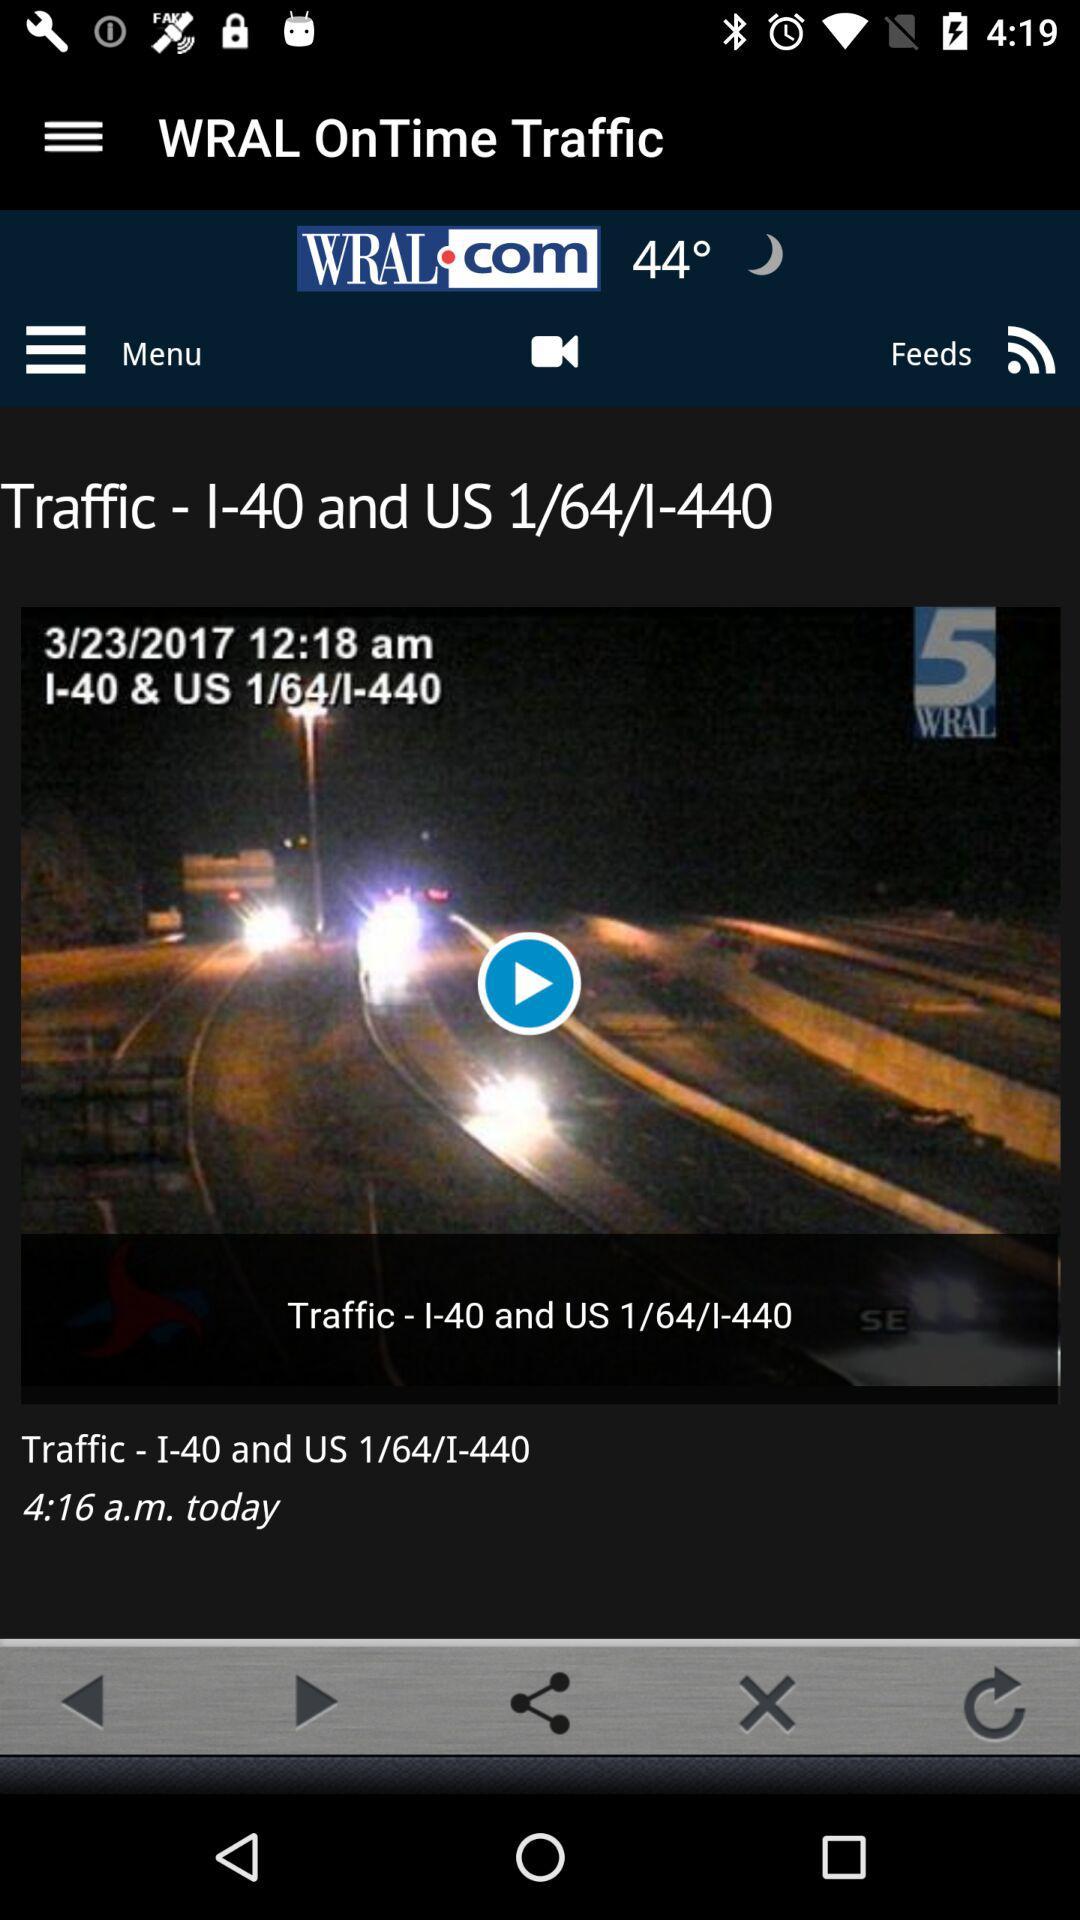  Describe the element at coordinates (994, 1702) in the screenshot. I see `replay option` at that location.